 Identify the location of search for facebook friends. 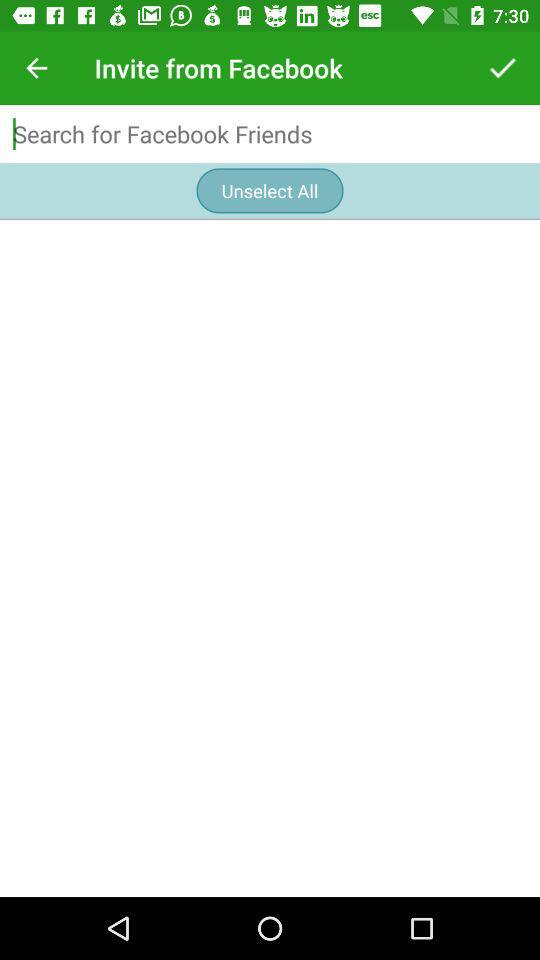
(270, 133).